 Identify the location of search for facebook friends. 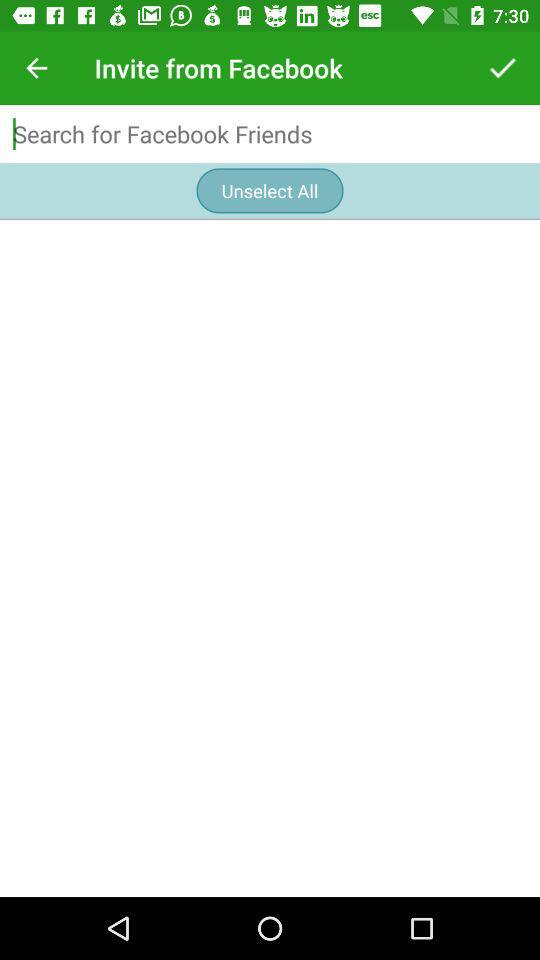
(270, 133).